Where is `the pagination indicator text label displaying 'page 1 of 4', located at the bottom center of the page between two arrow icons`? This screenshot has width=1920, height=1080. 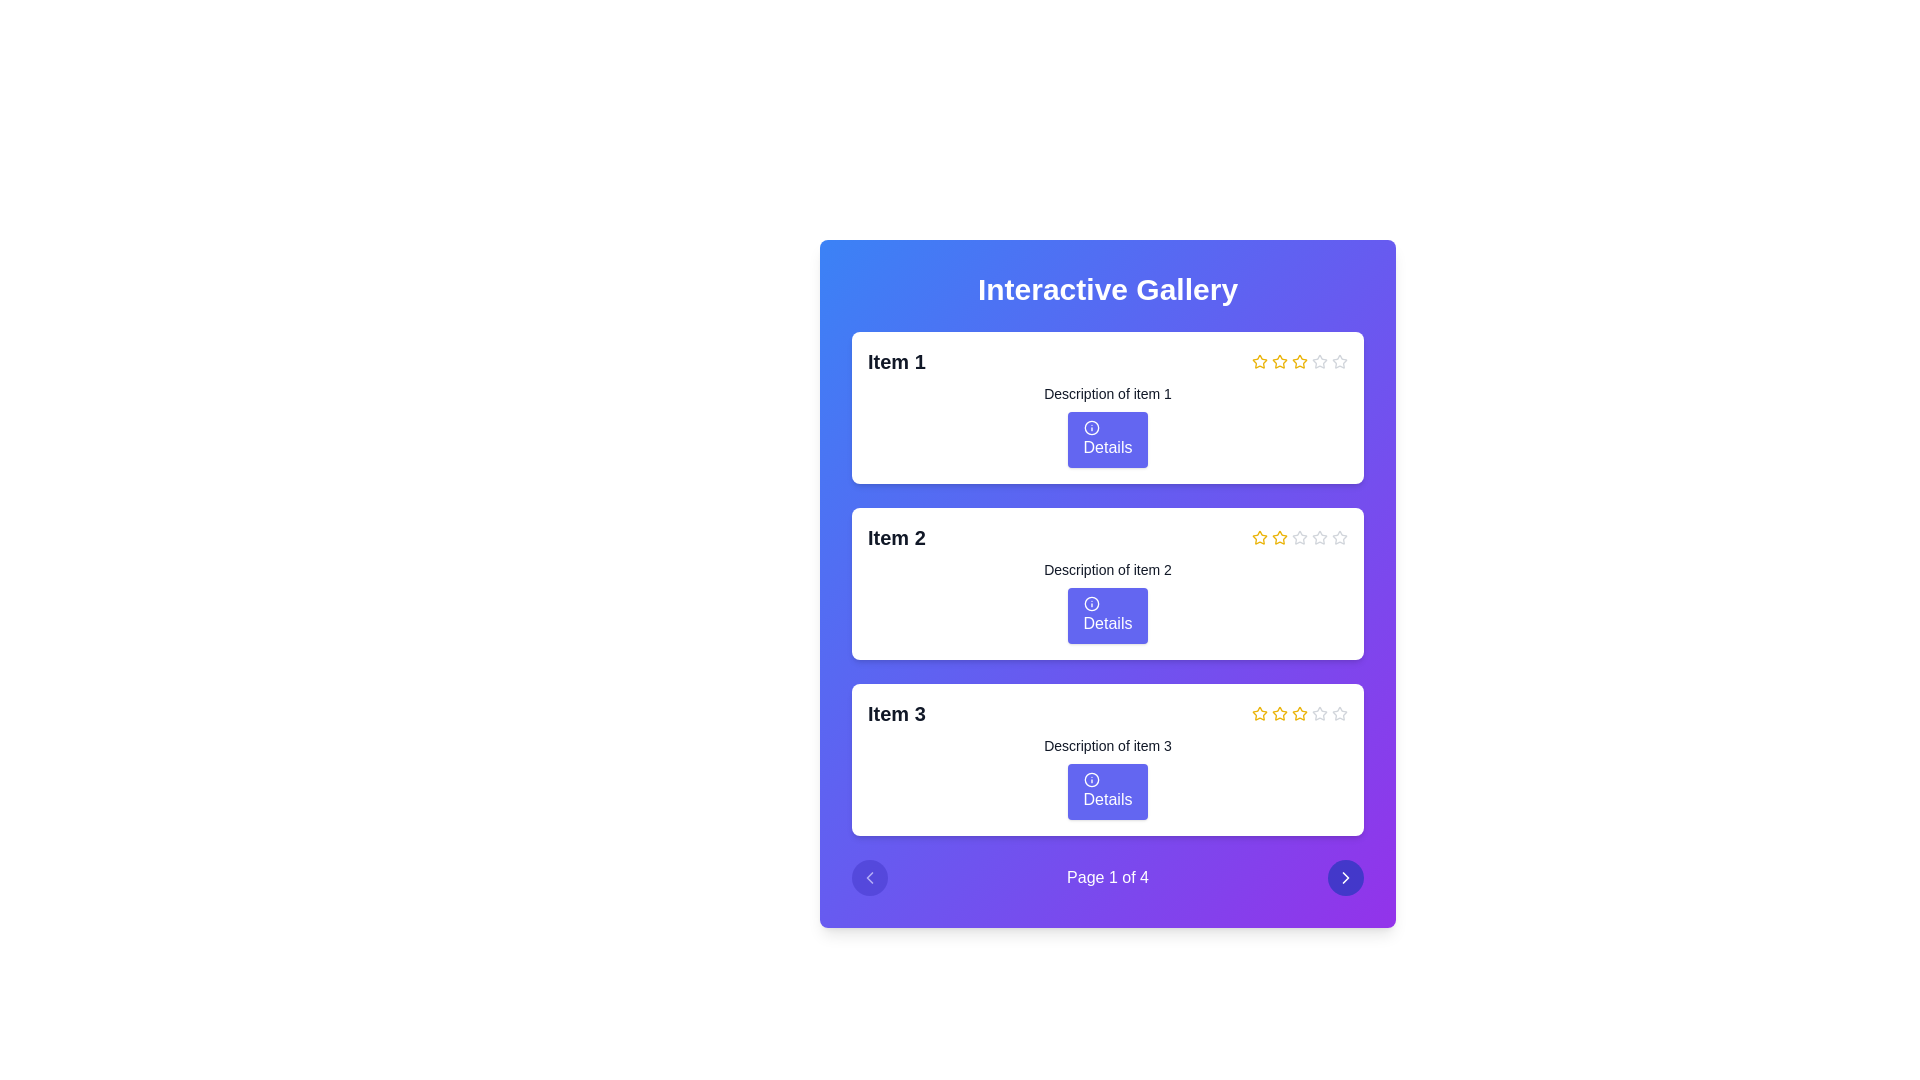 the pagination indicator text label displaying 'page 1 of 4', located at the bottom center of the page between two arrow icons is located at coordinates (1107, 877).